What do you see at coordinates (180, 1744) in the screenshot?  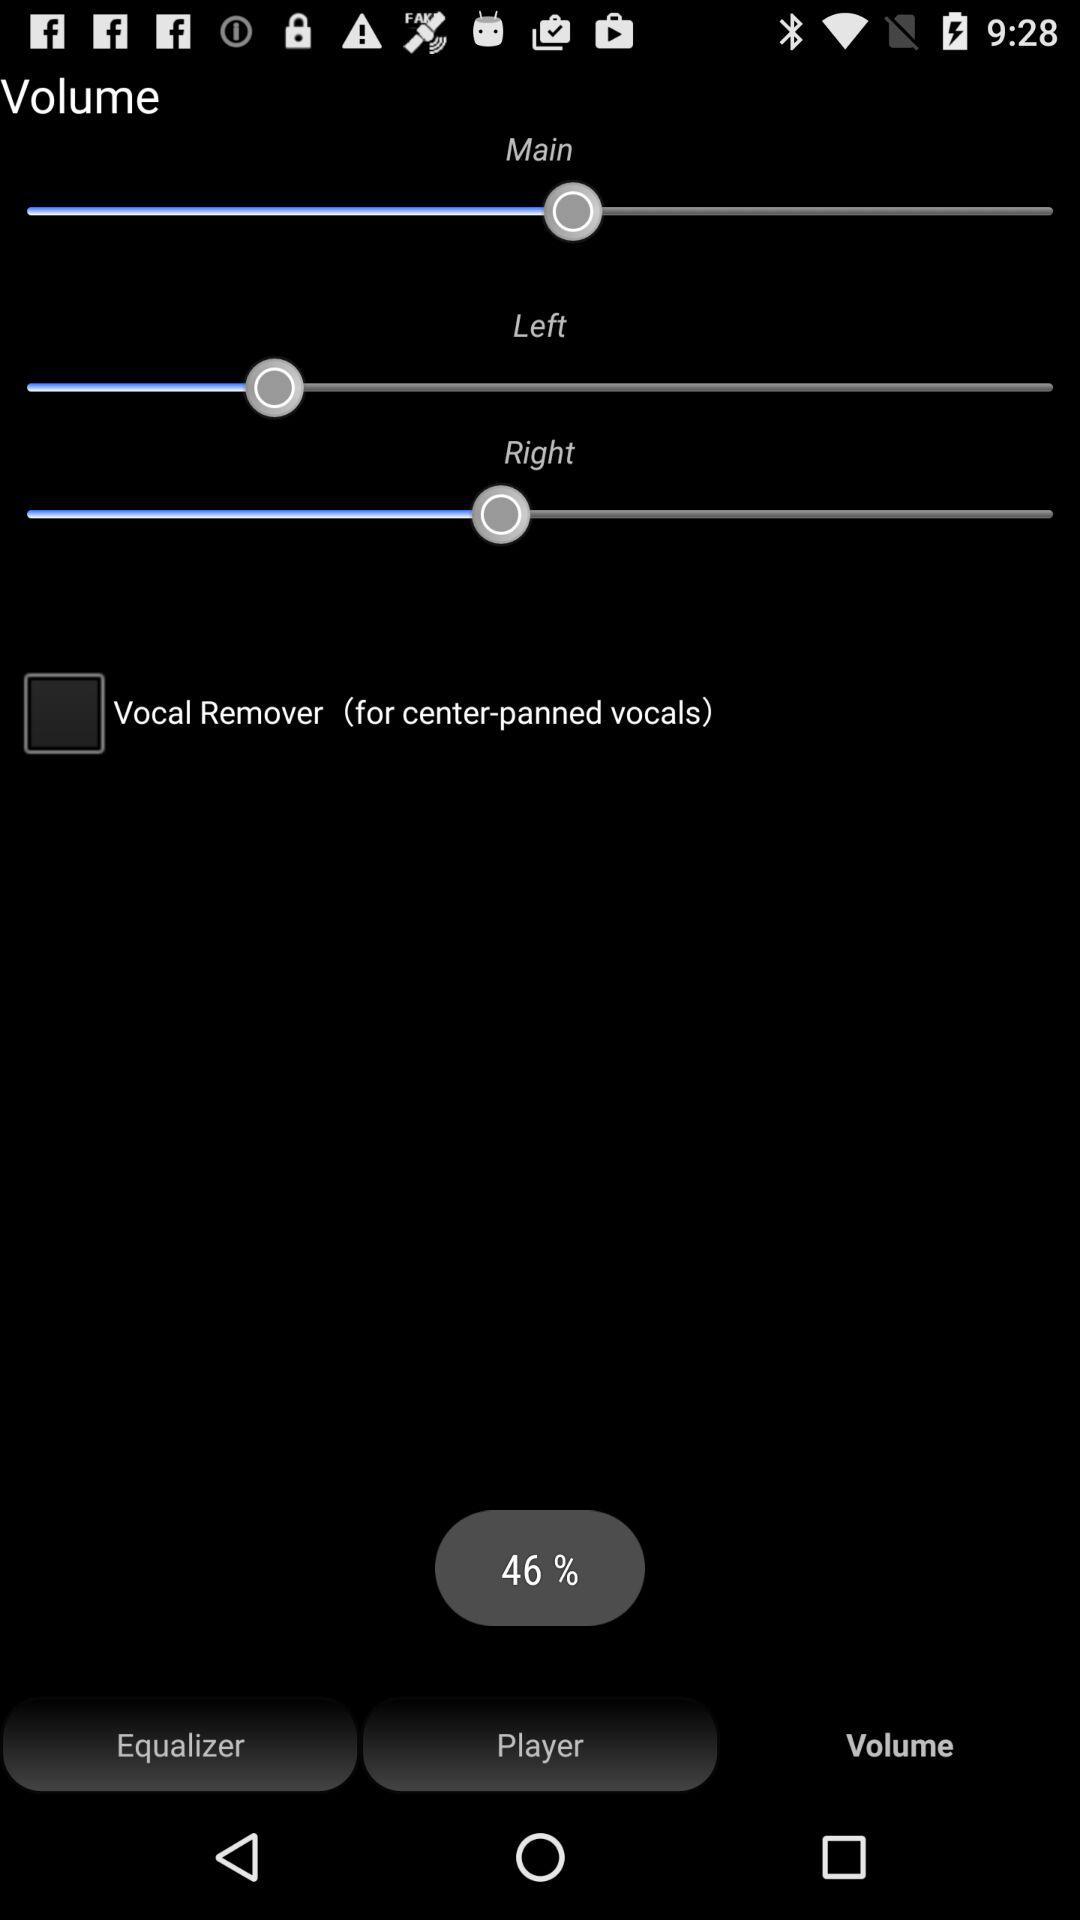 I see `the equalizer` at bounding box center [180, 1744].